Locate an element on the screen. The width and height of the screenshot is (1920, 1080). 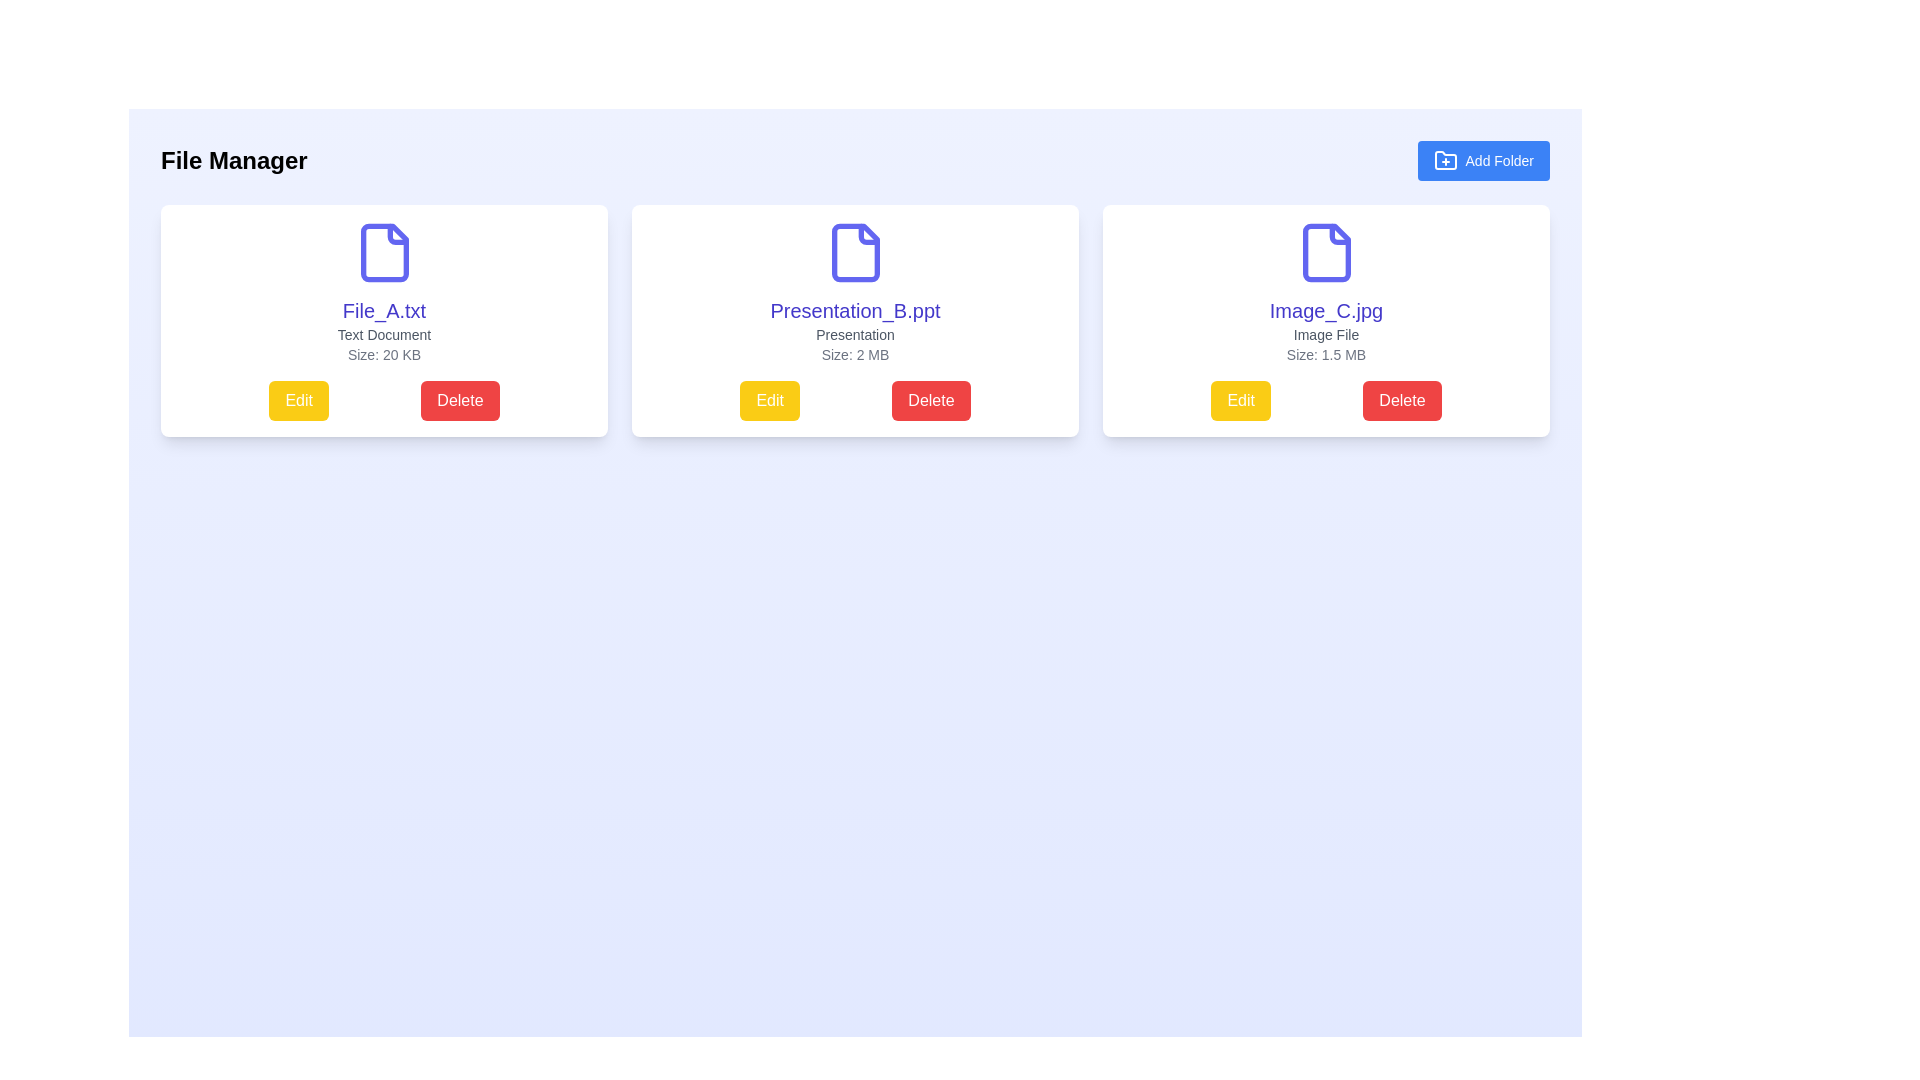
the static text element that categorizes the file as an image file, located below 'Image_C.jpg' and above 'Size: 1.5 MB' in the third card of a horizontal row is located at coordinates (1326, 334).